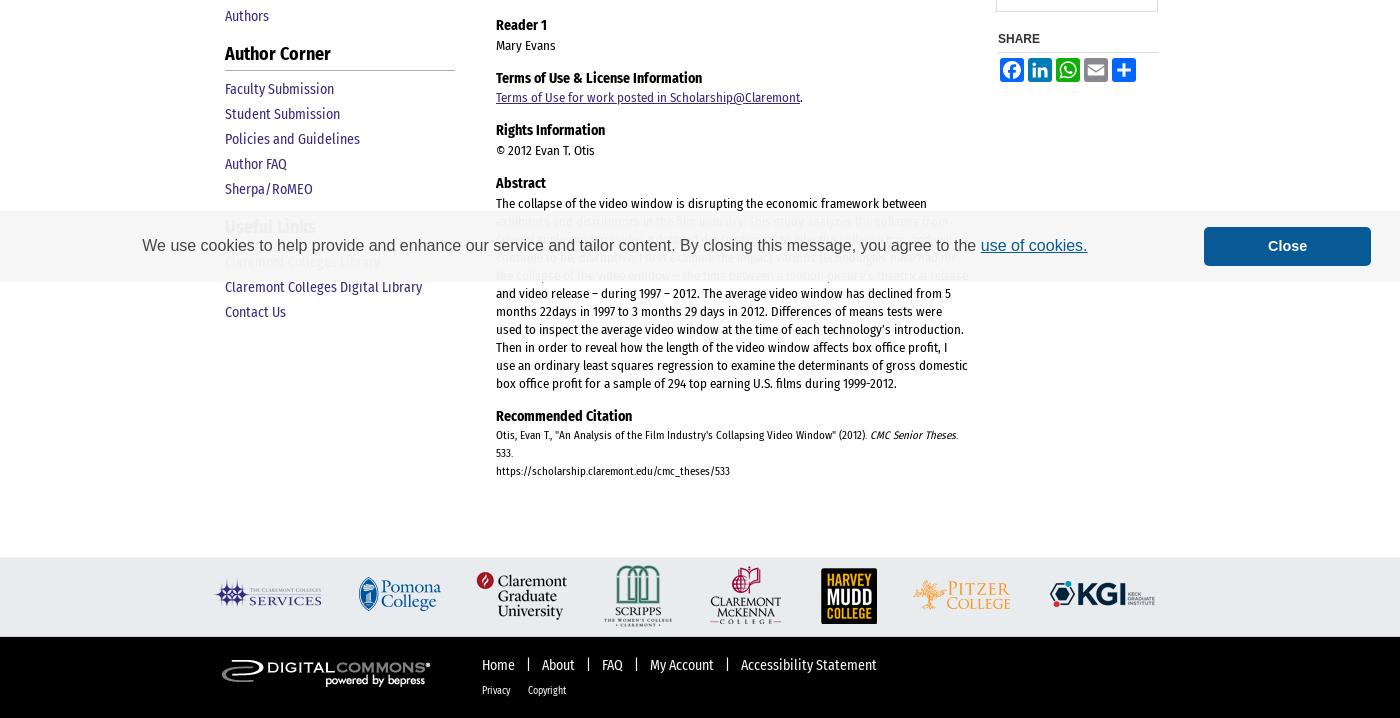 This screenshot has width=1400, height=718. What do you see at coordinates (545, 149) in the screenshot?
I see `'© 2012 Evan T. Otis'` at bounding box center [545, 149].